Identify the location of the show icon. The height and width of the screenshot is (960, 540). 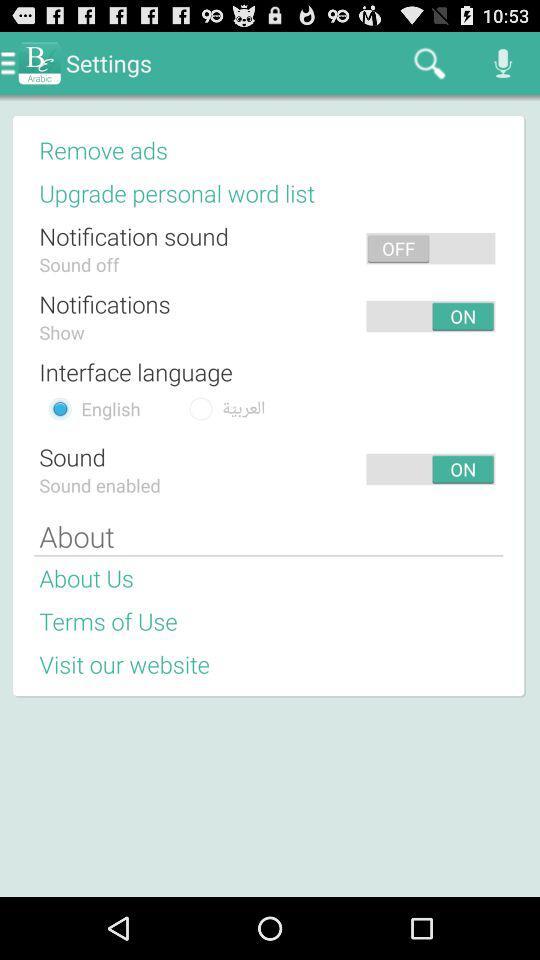
(62, 332).